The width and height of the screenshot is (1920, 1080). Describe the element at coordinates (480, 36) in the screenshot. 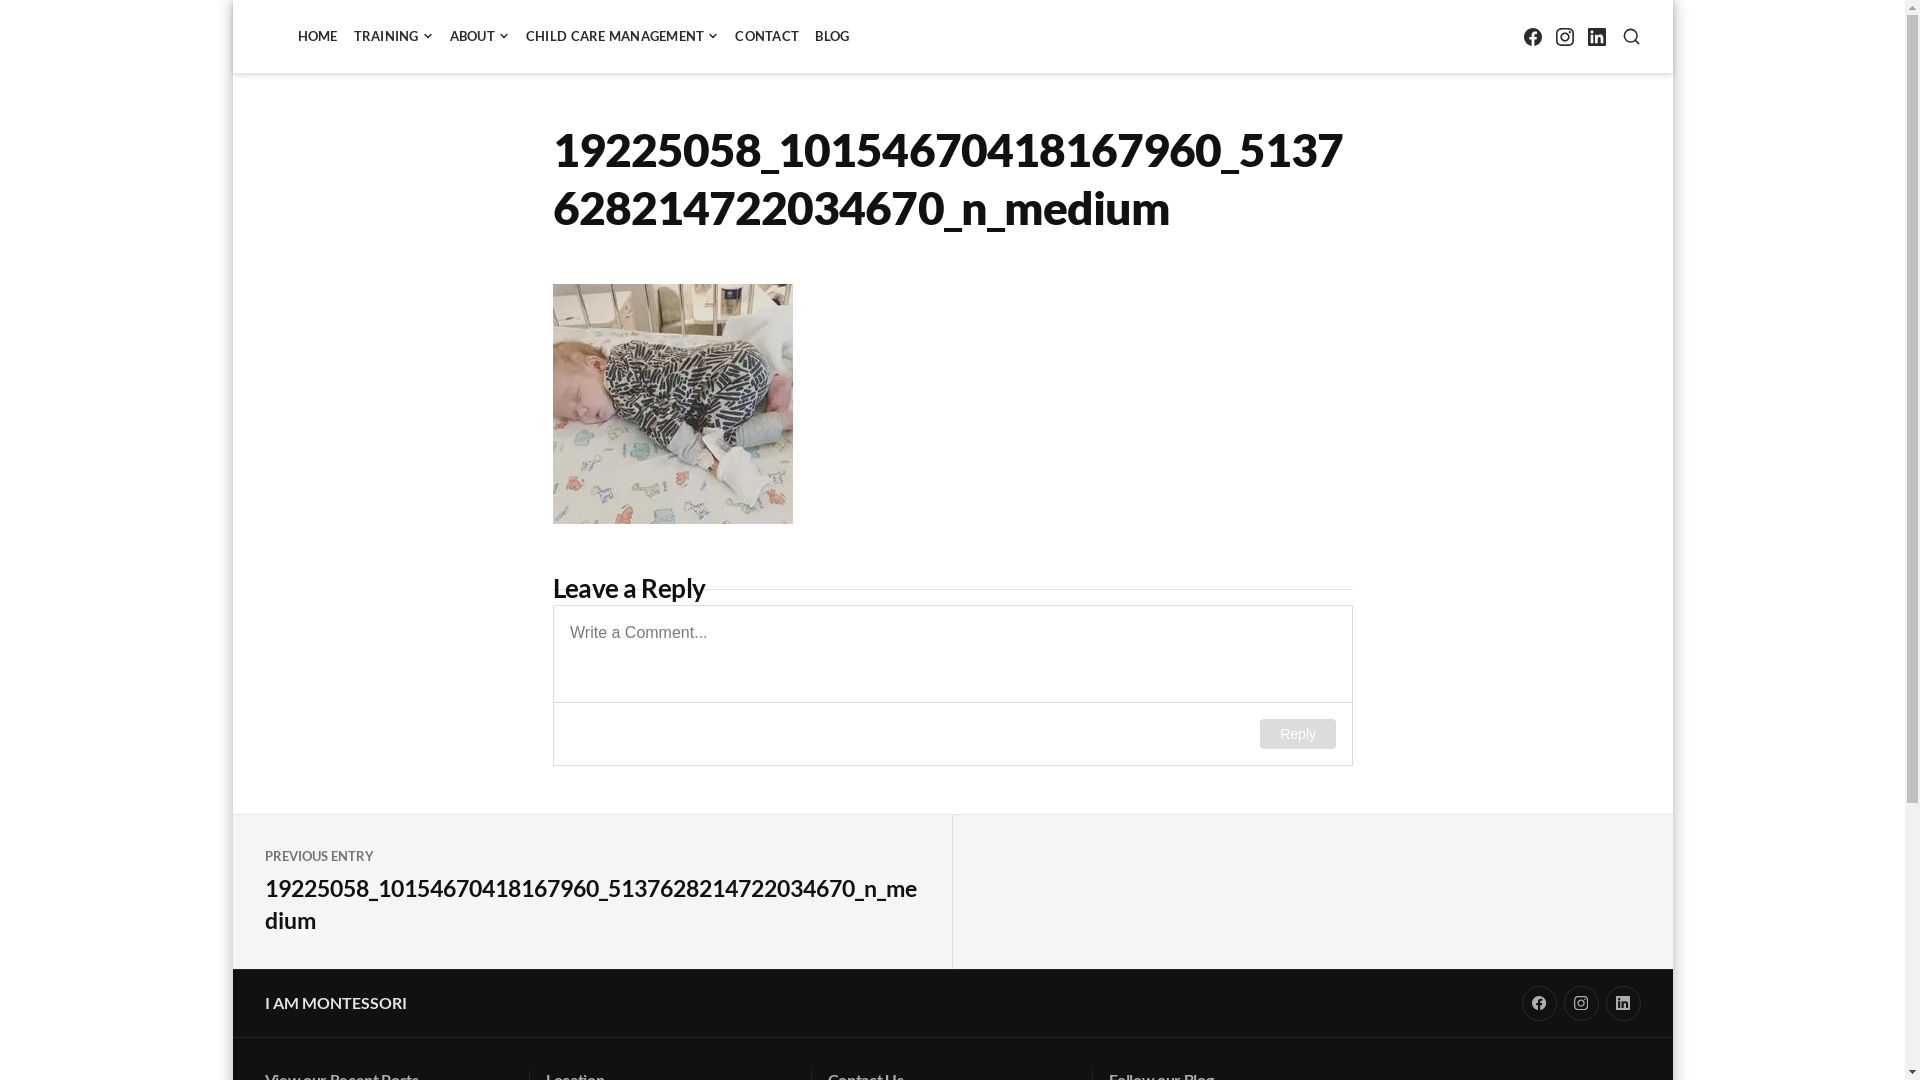

I see `'ABOUT'` at that location.